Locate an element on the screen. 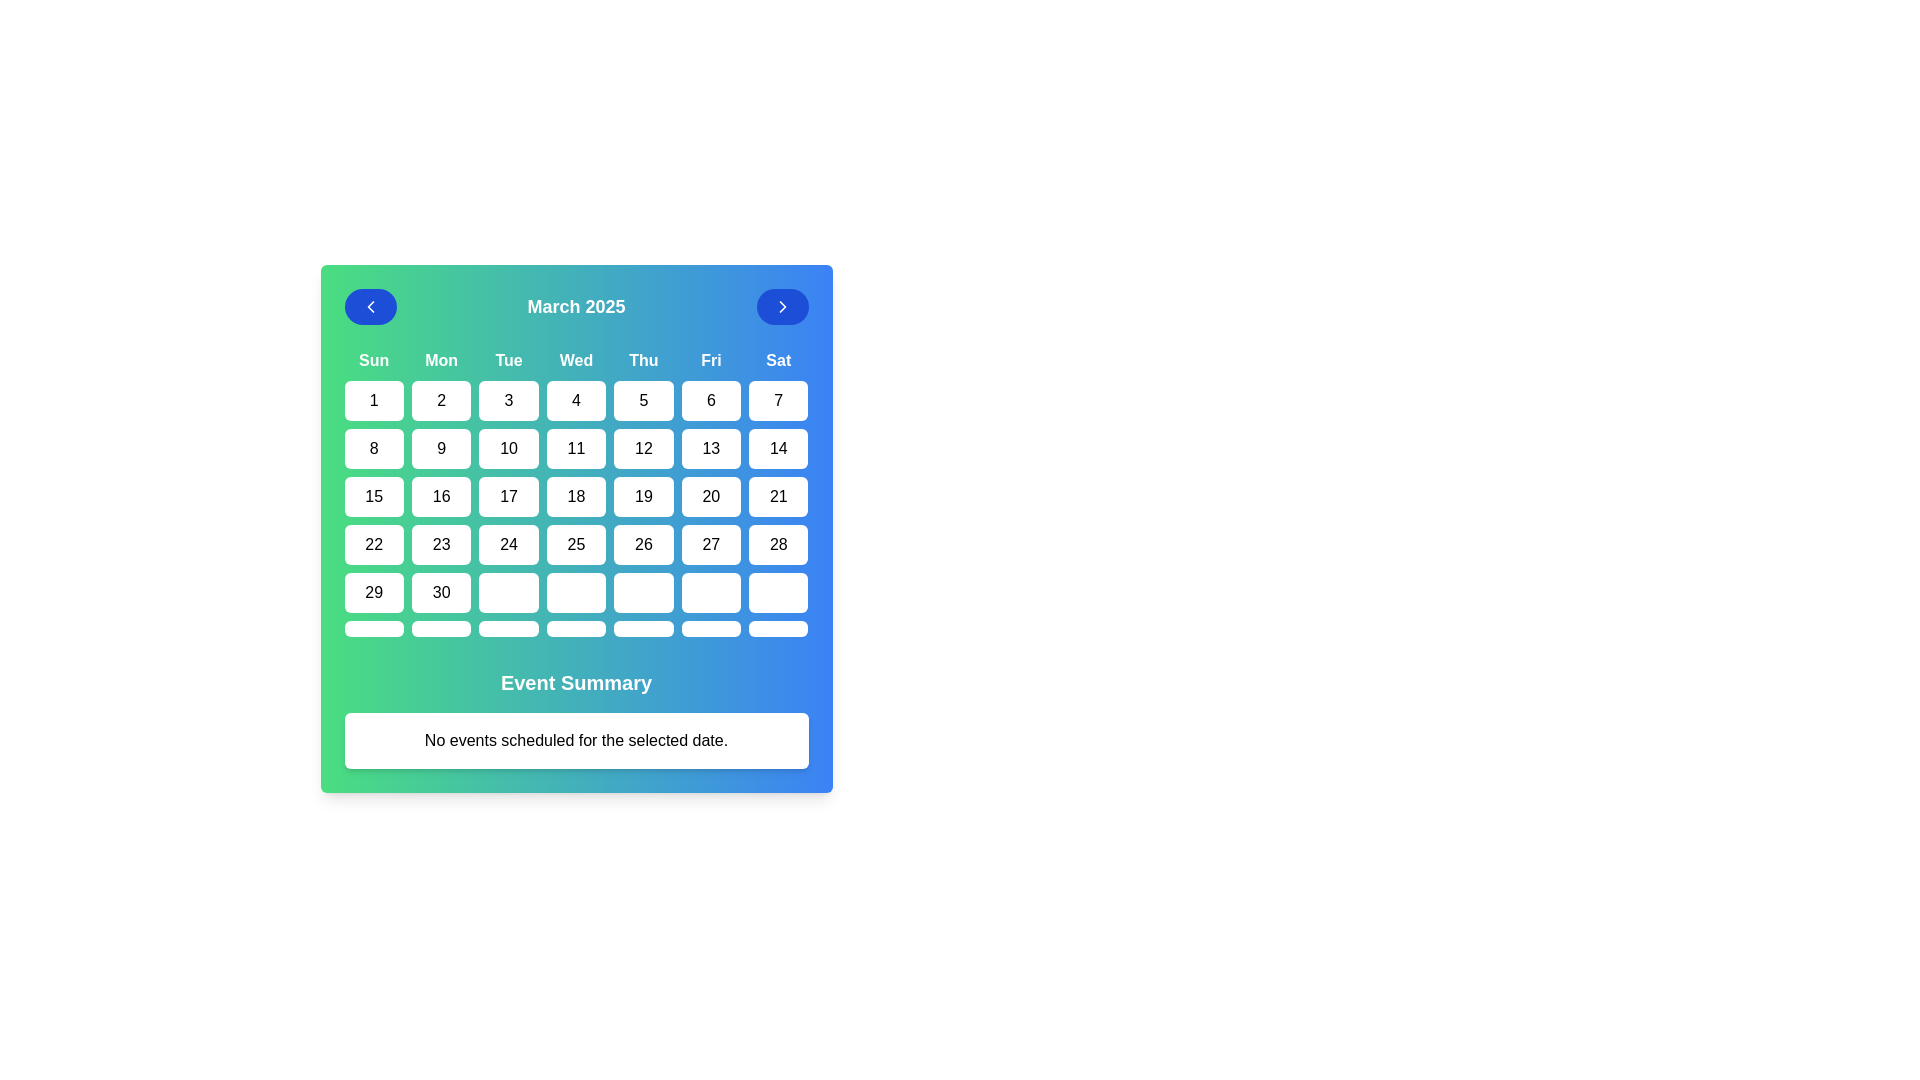 Image resolution: width=1920 pixels, height=1080 pixels. the rectangular calendar cell displaying the numeric value '4' in the fourth column of the first row under 'Wed' in the March 2025 calendar view is located at coordinates (575, 401).